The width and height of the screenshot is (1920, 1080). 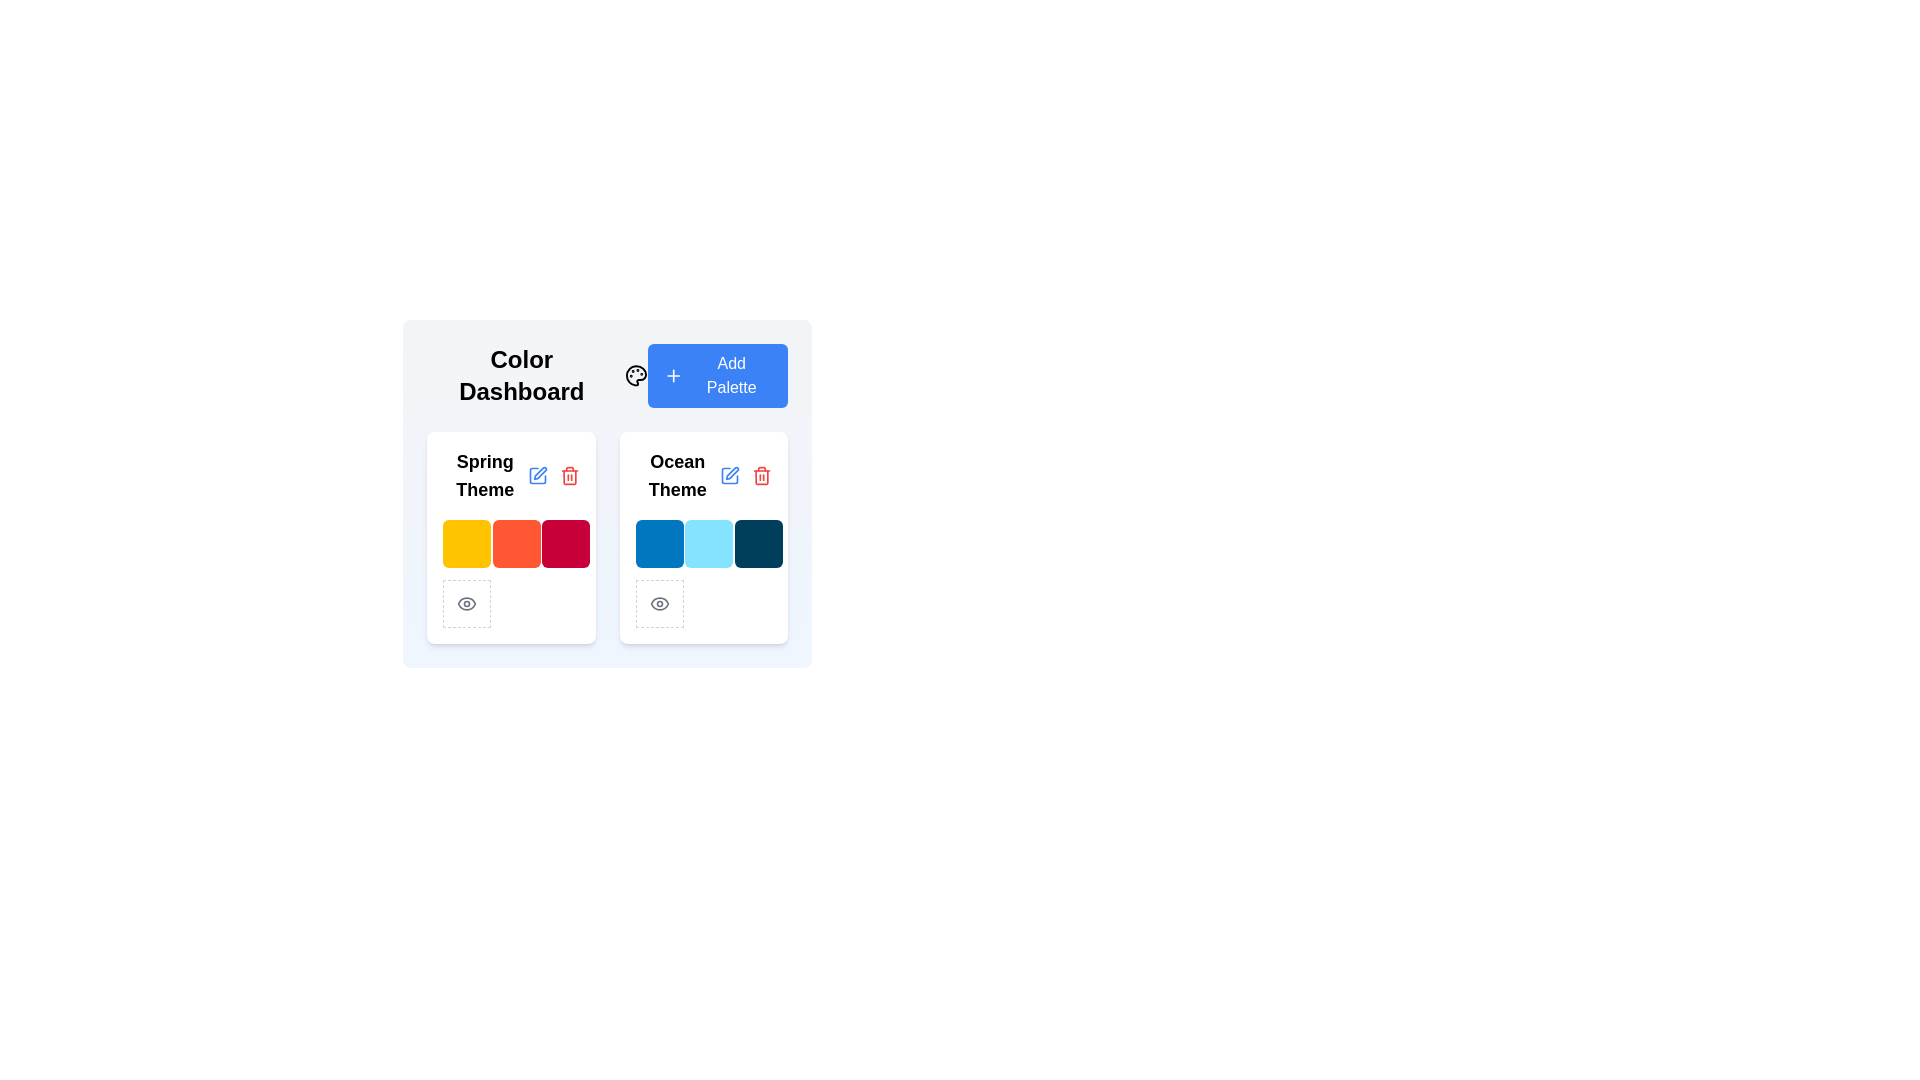 What do you see at coordinates (606, 375) in the screenshot?
I see `palette icon located within the 'Color Dashboard' section, which serves as the header for managing color palettes` at bounding box center [606, 375].